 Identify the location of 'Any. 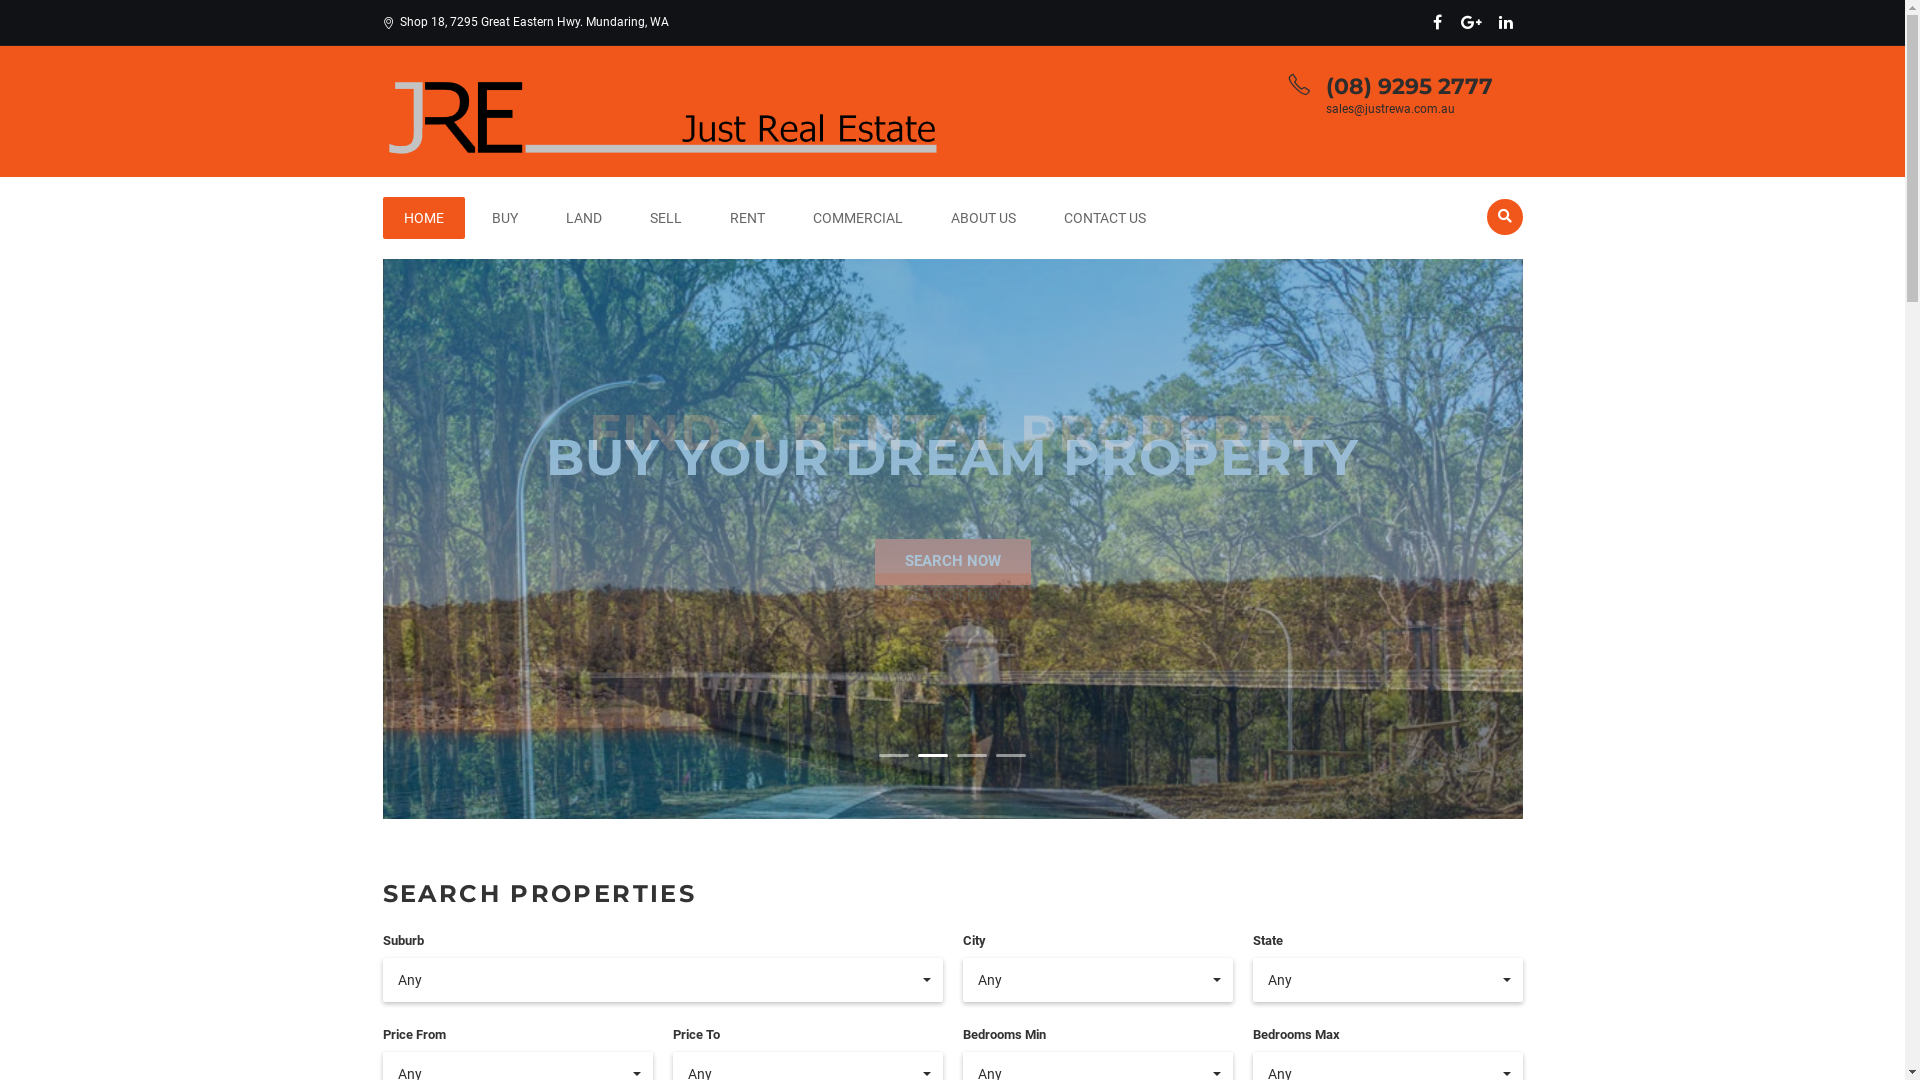
(662, 978).